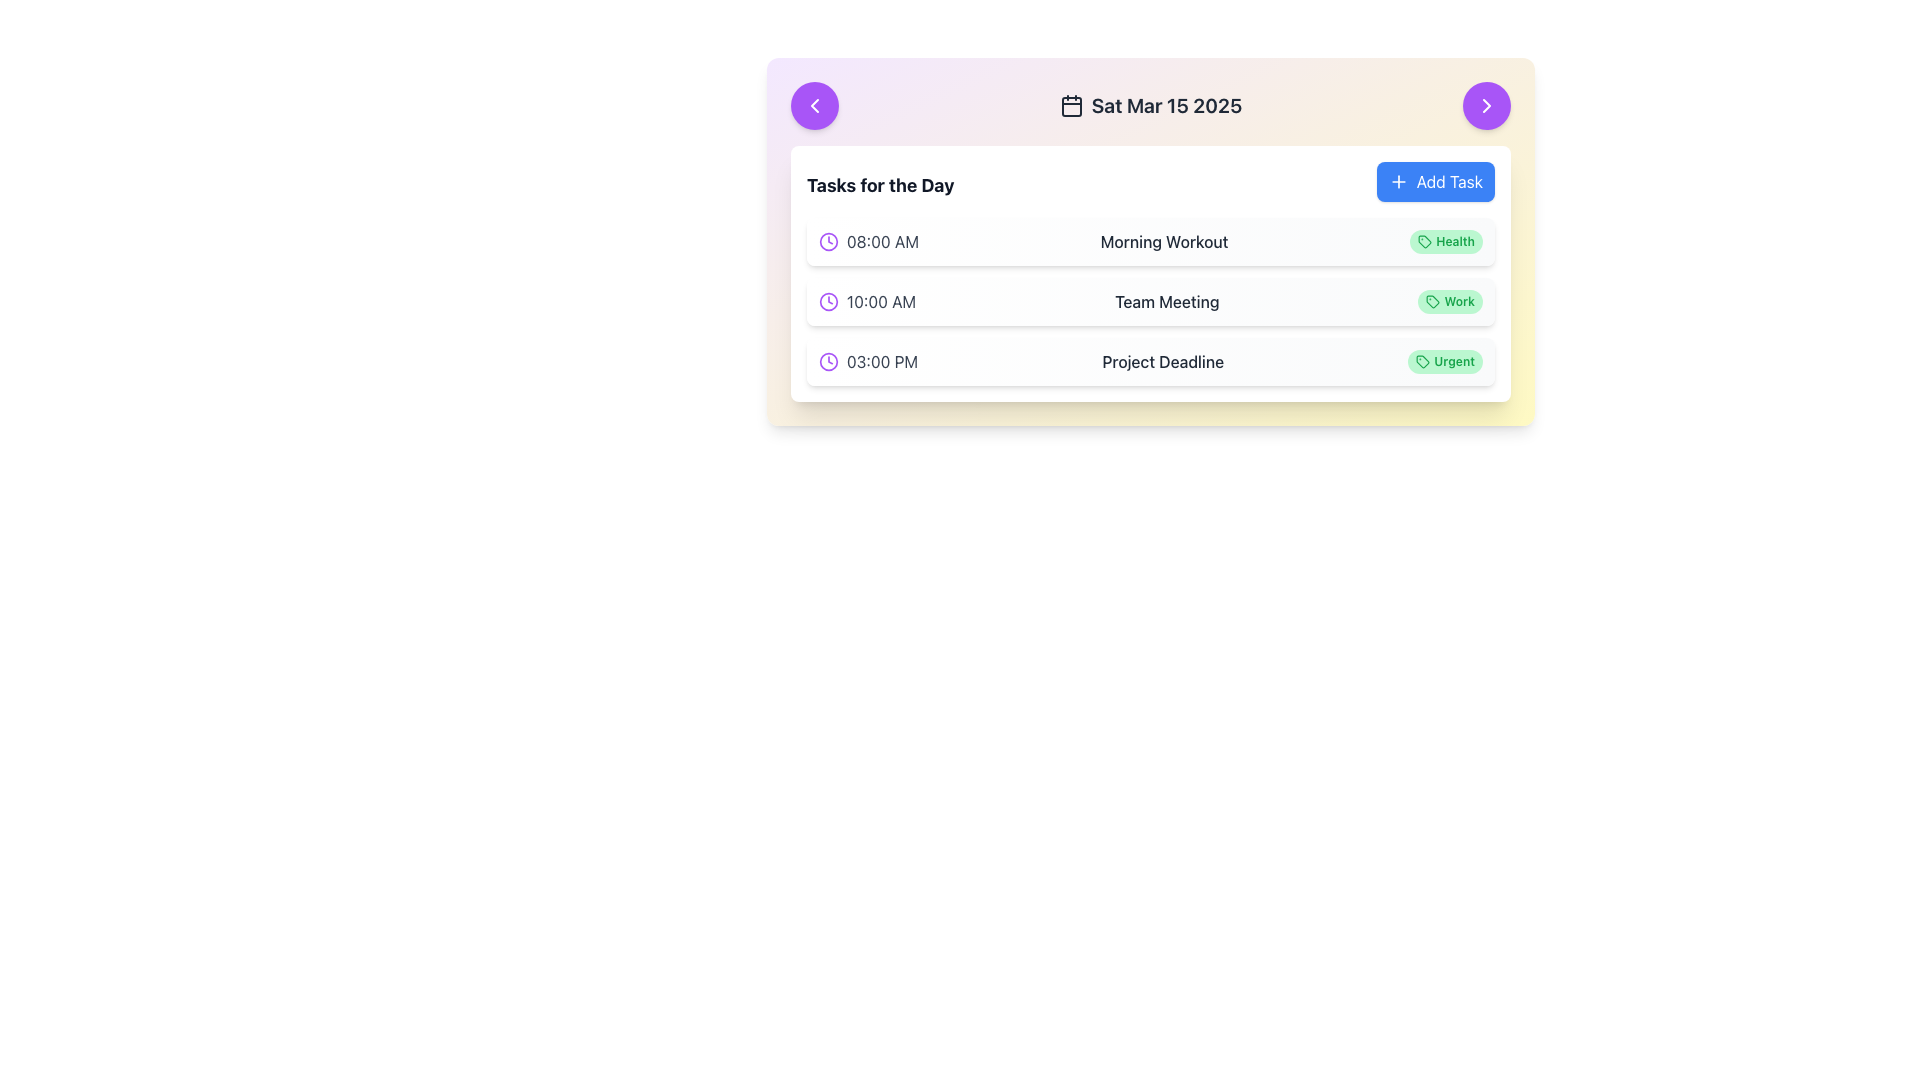 The width and height of the screenshot is (1920, 1080). Describe the element at coordinates (867, 301) in the screenshot. I see `the Timestamp element that serves as a visual indicator of a scheduled event, located in the second row of tasks, between '08:00 AM' and '03:00 PM'` at that location.